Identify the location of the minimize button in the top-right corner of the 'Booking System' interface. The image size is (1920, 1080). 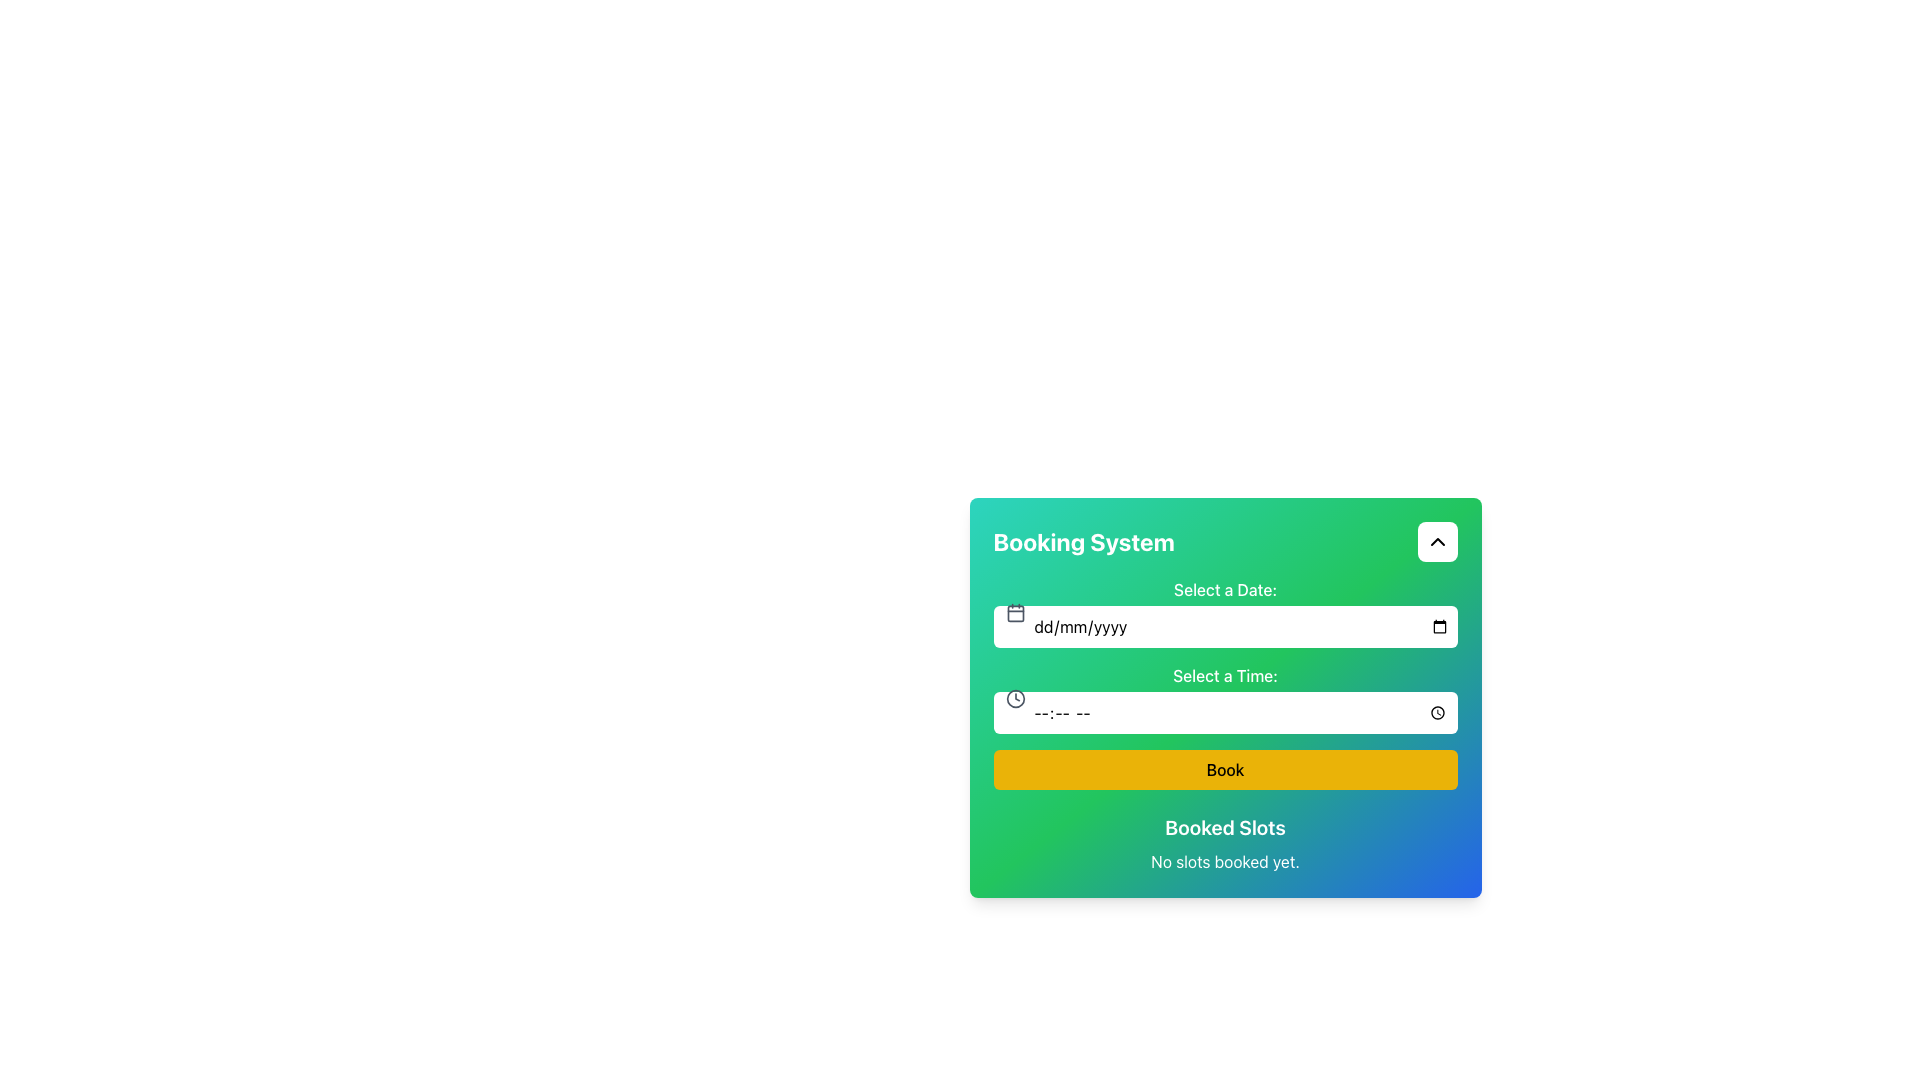
(1436, 542).